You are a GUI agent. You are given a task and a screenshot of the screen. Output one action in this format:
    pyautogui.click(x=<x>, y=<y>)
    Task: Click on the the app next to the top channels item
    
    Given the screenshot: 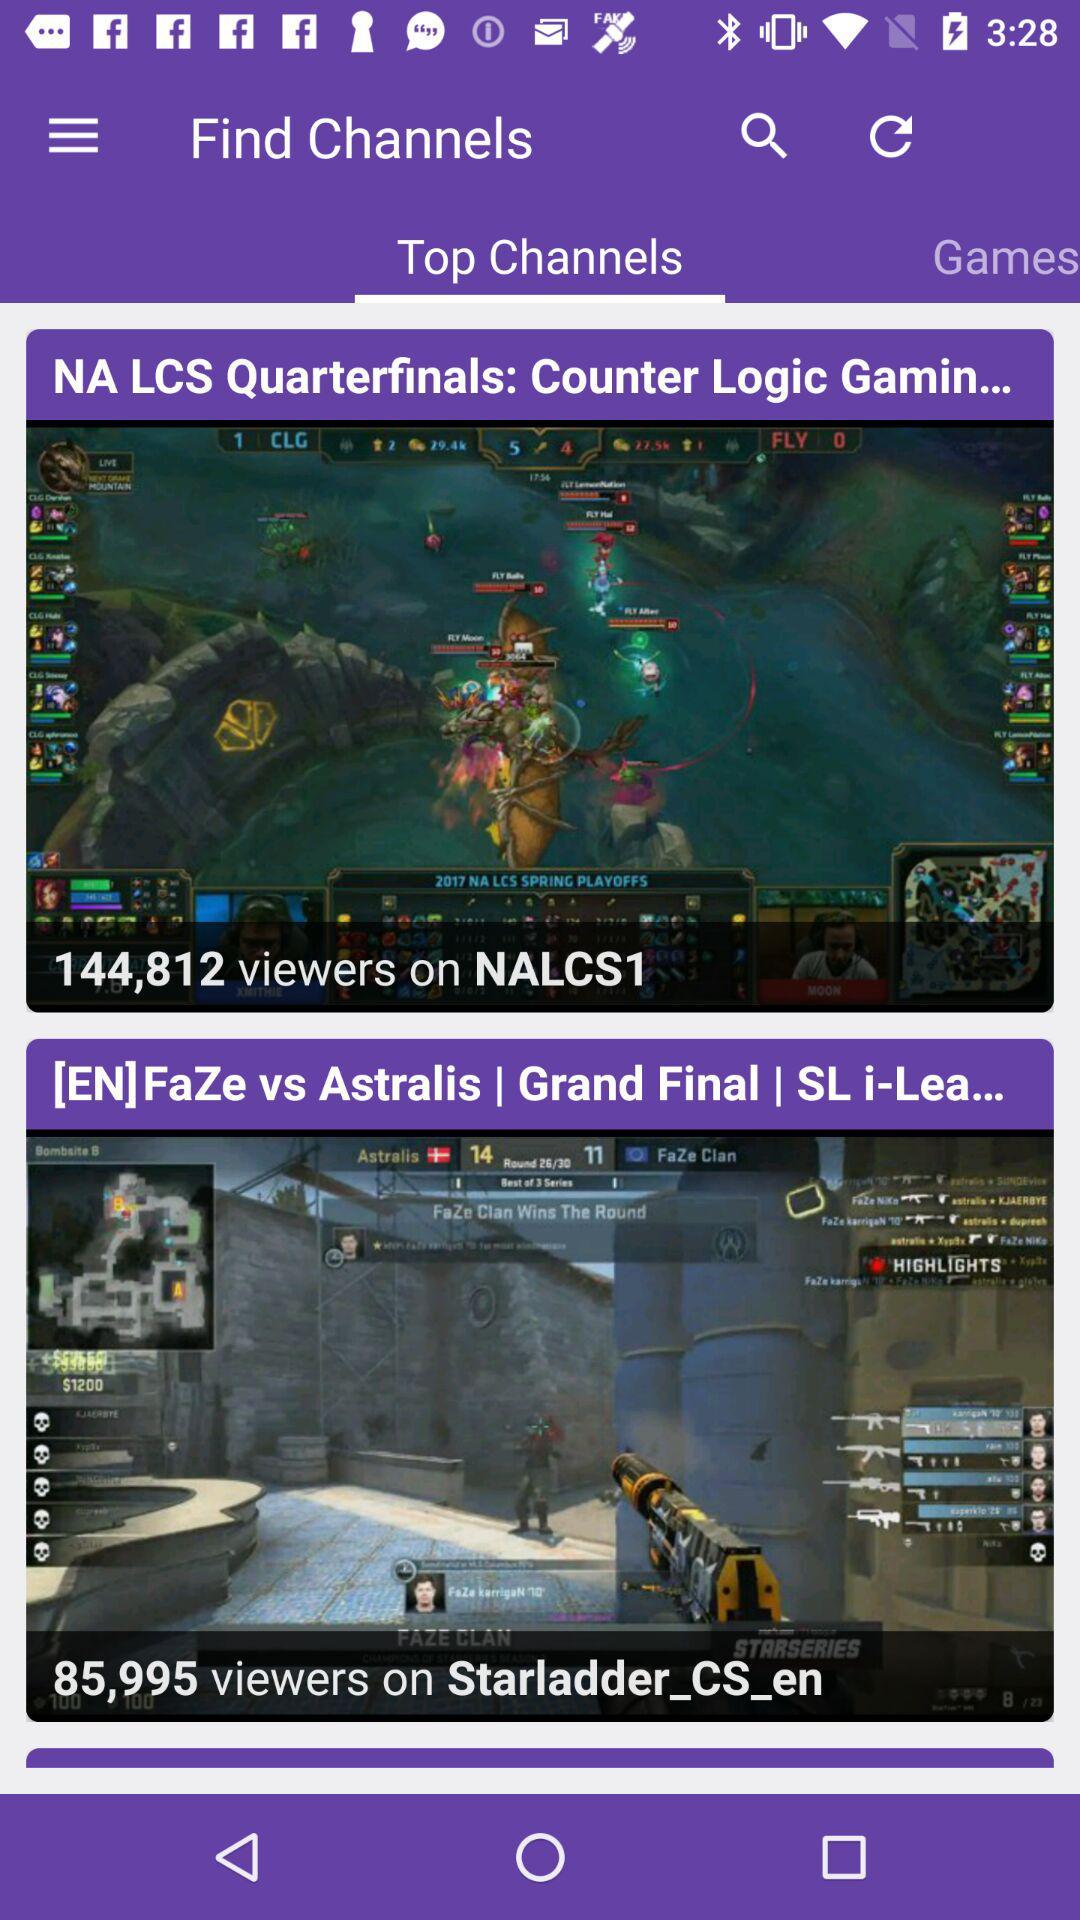 What is the action you would take?
    pyautogui.click(x=1006, y=254)
    